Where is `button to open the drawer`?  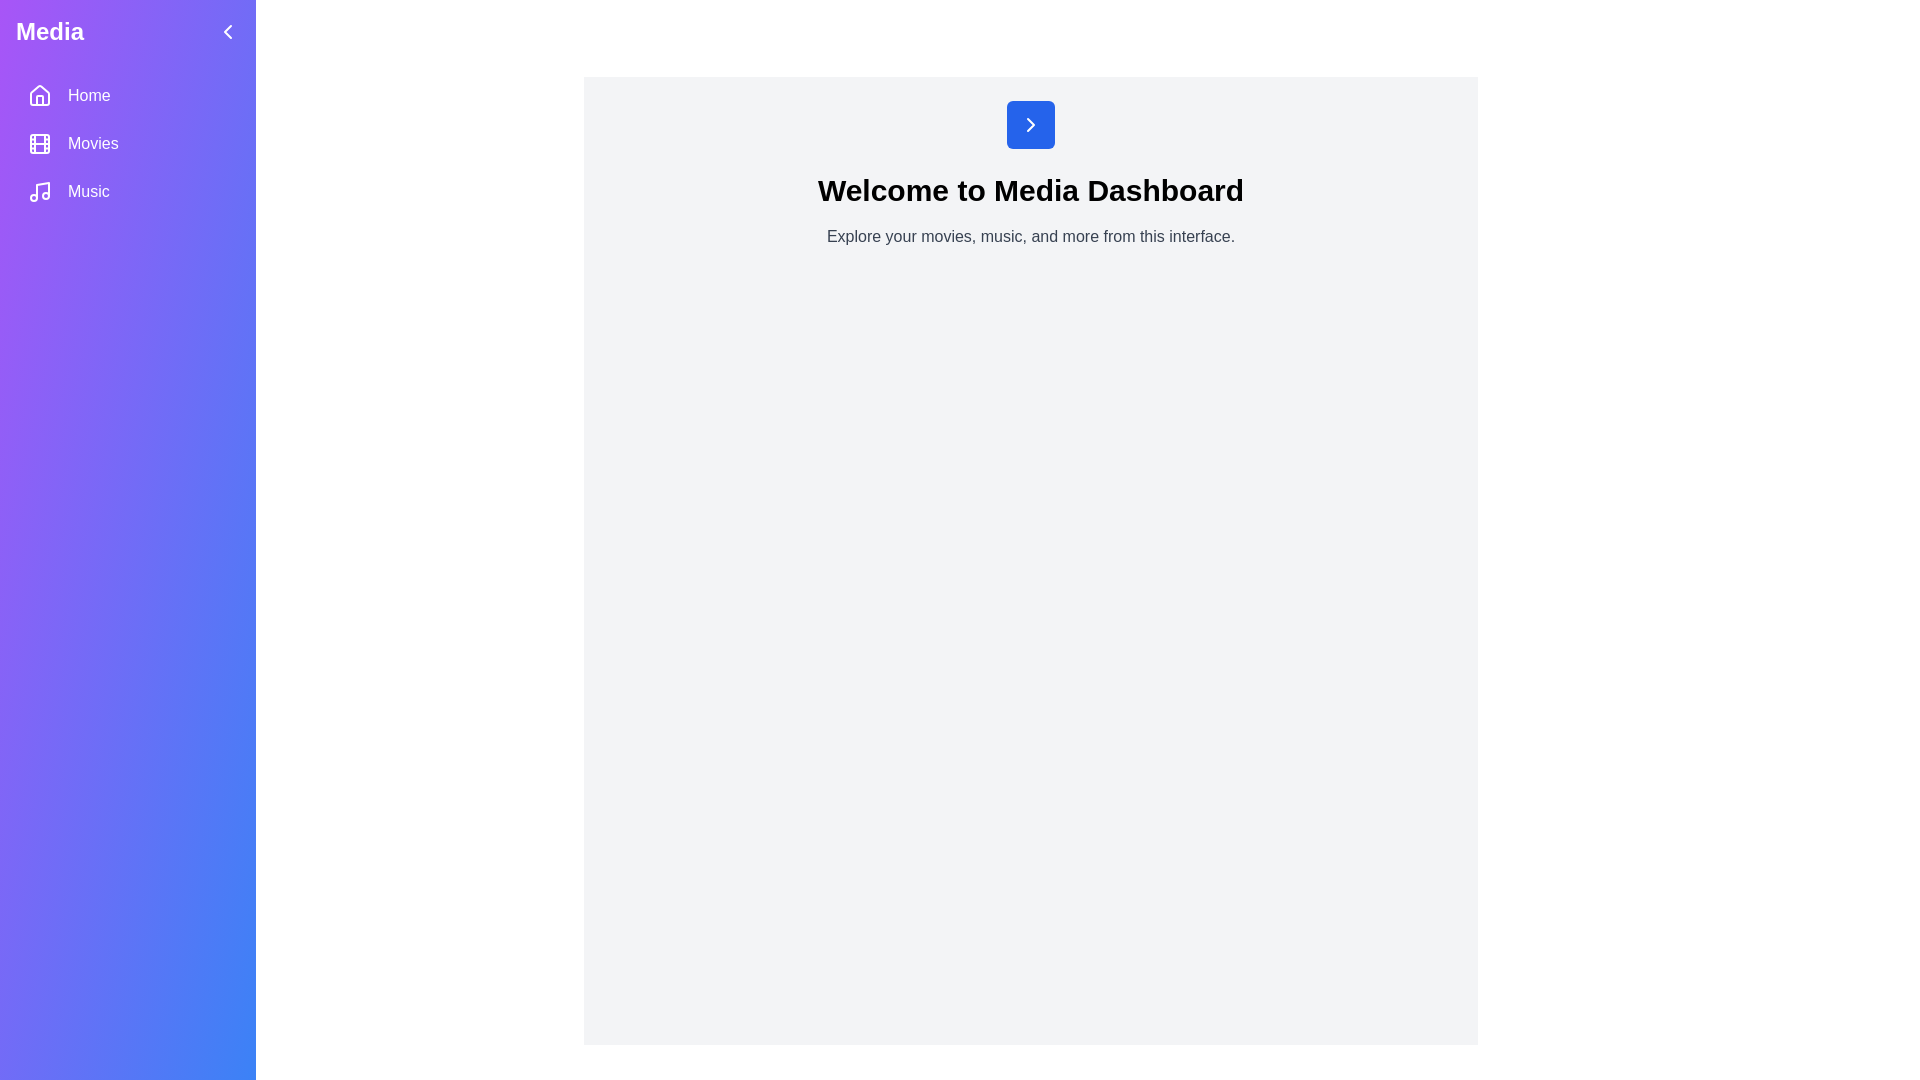
button to open the drawer is located at coordinates (1031, 124).